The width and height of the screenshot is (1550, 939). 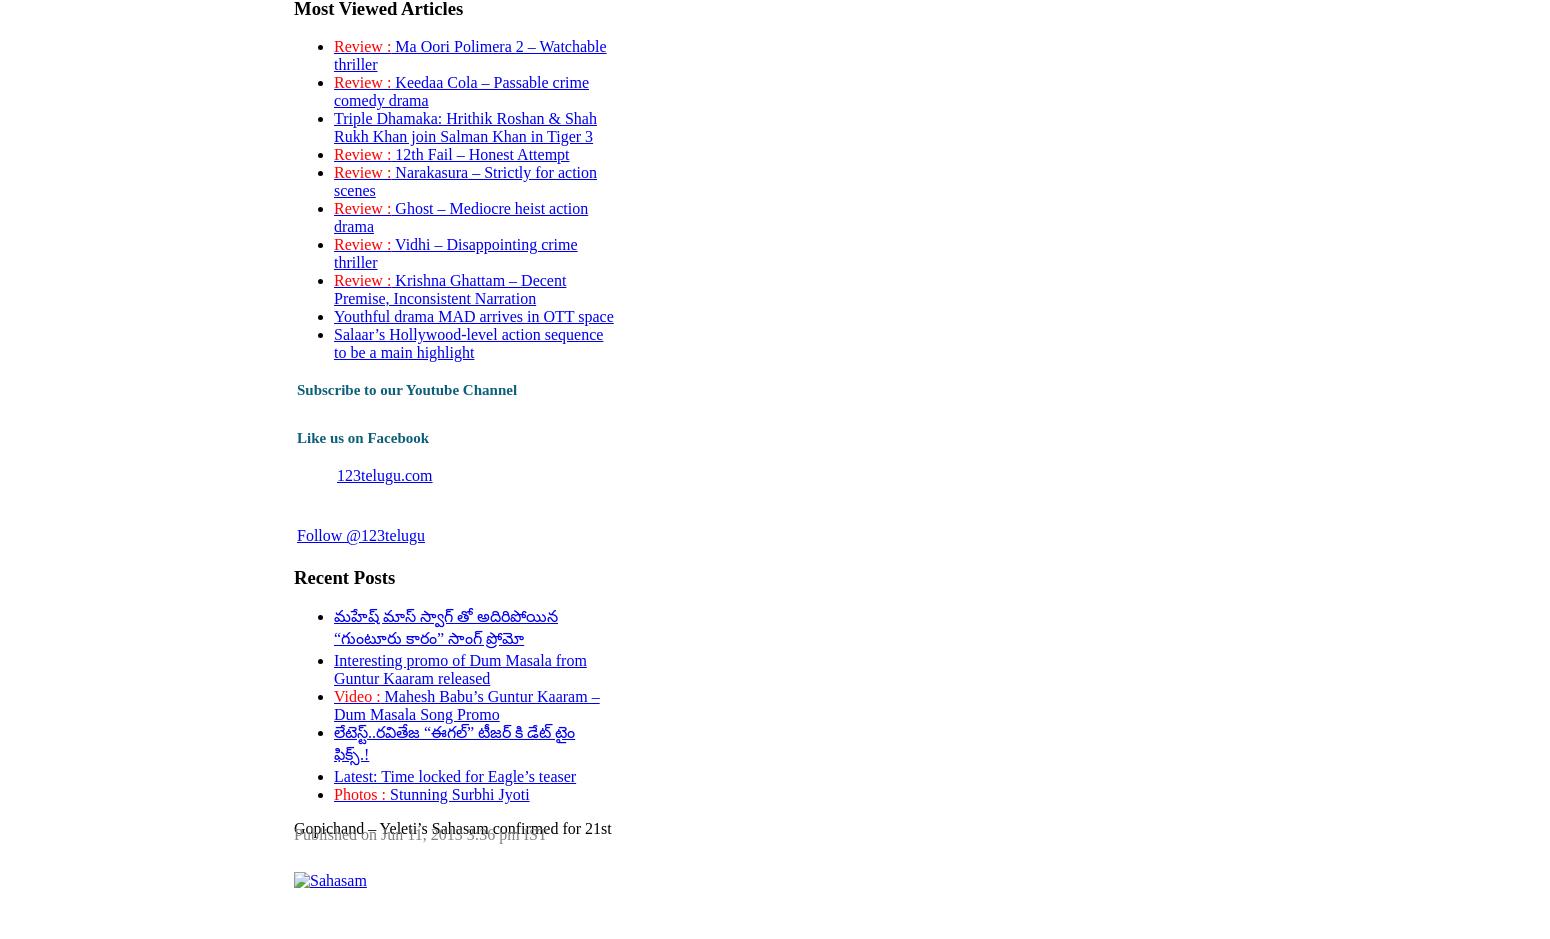 I want to click on 'Salaar’s Hollywood-level action sequence to be a main highlight', so click(x=467, y=342).